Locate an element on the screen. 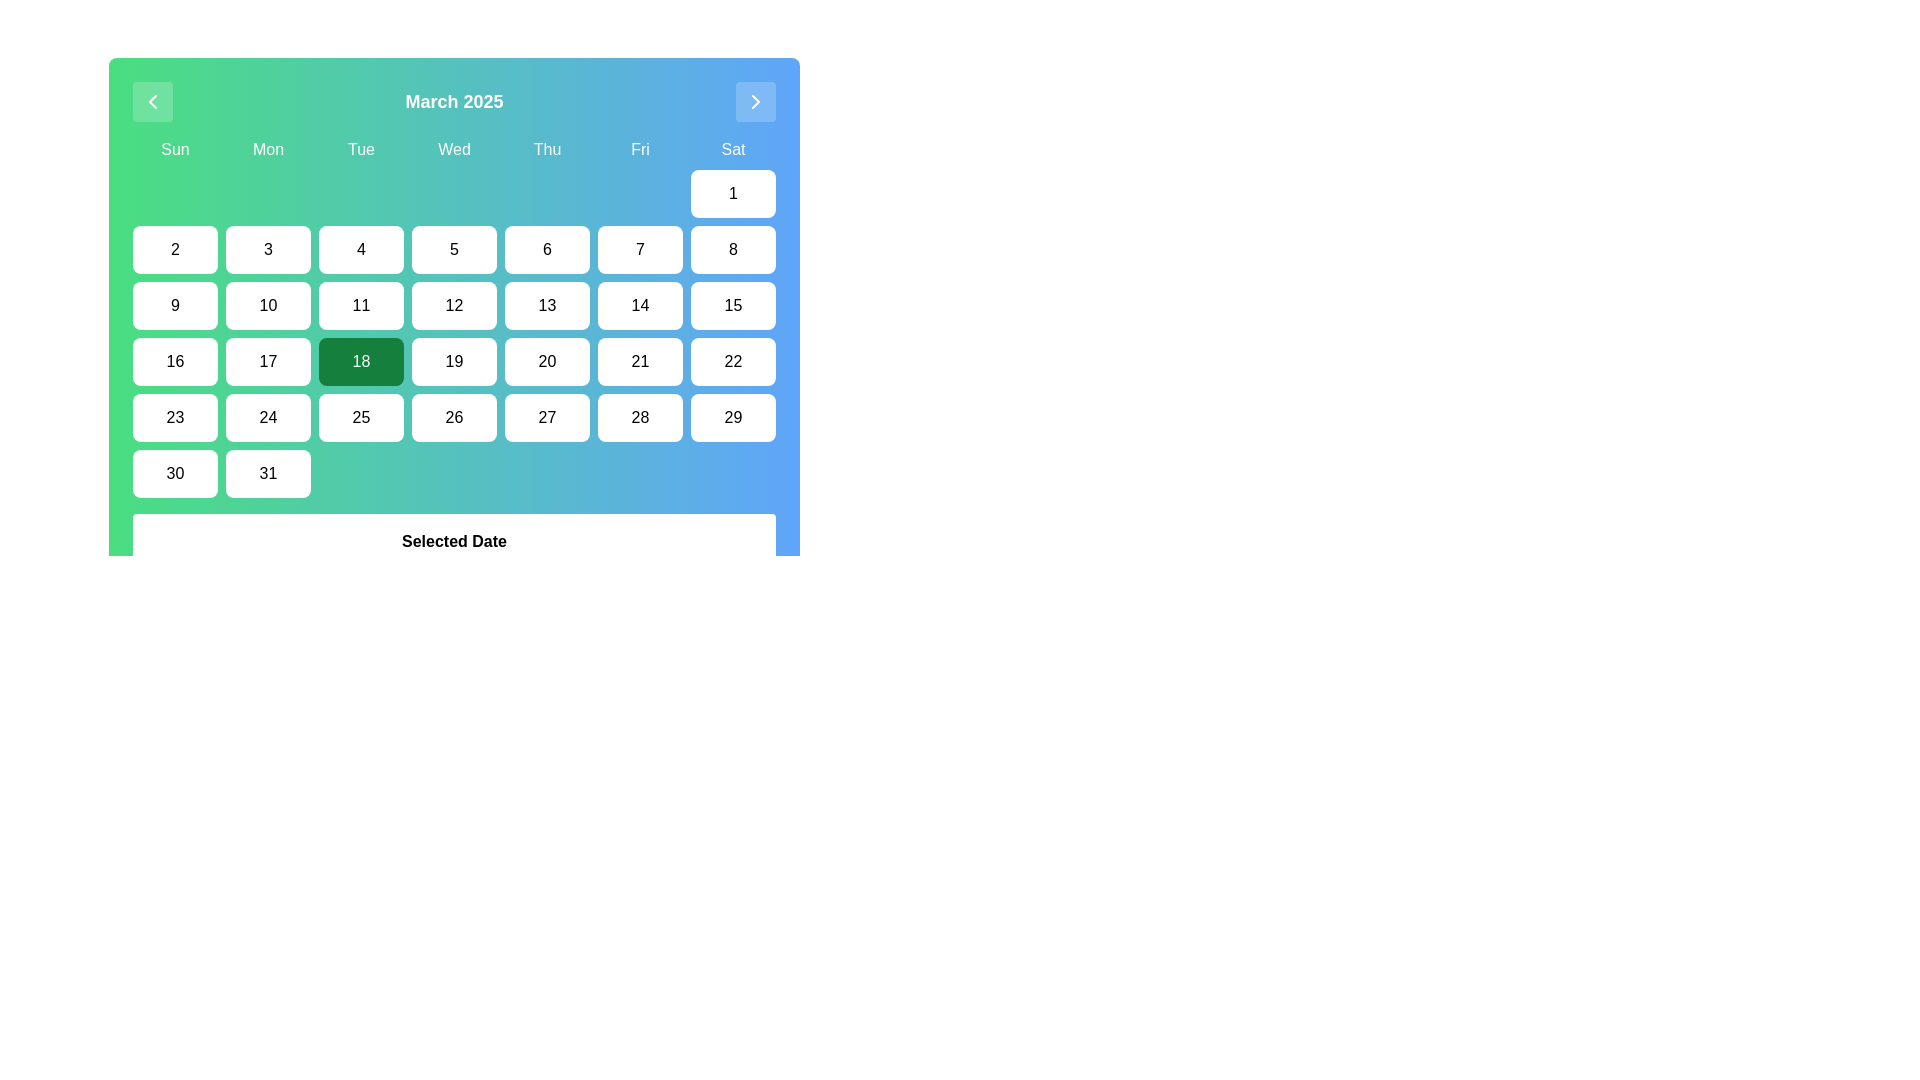 The width and height of the screenshot is (1920, 1080). the button representing the date '20' in the calendar view is located at coordinates (547, 362).